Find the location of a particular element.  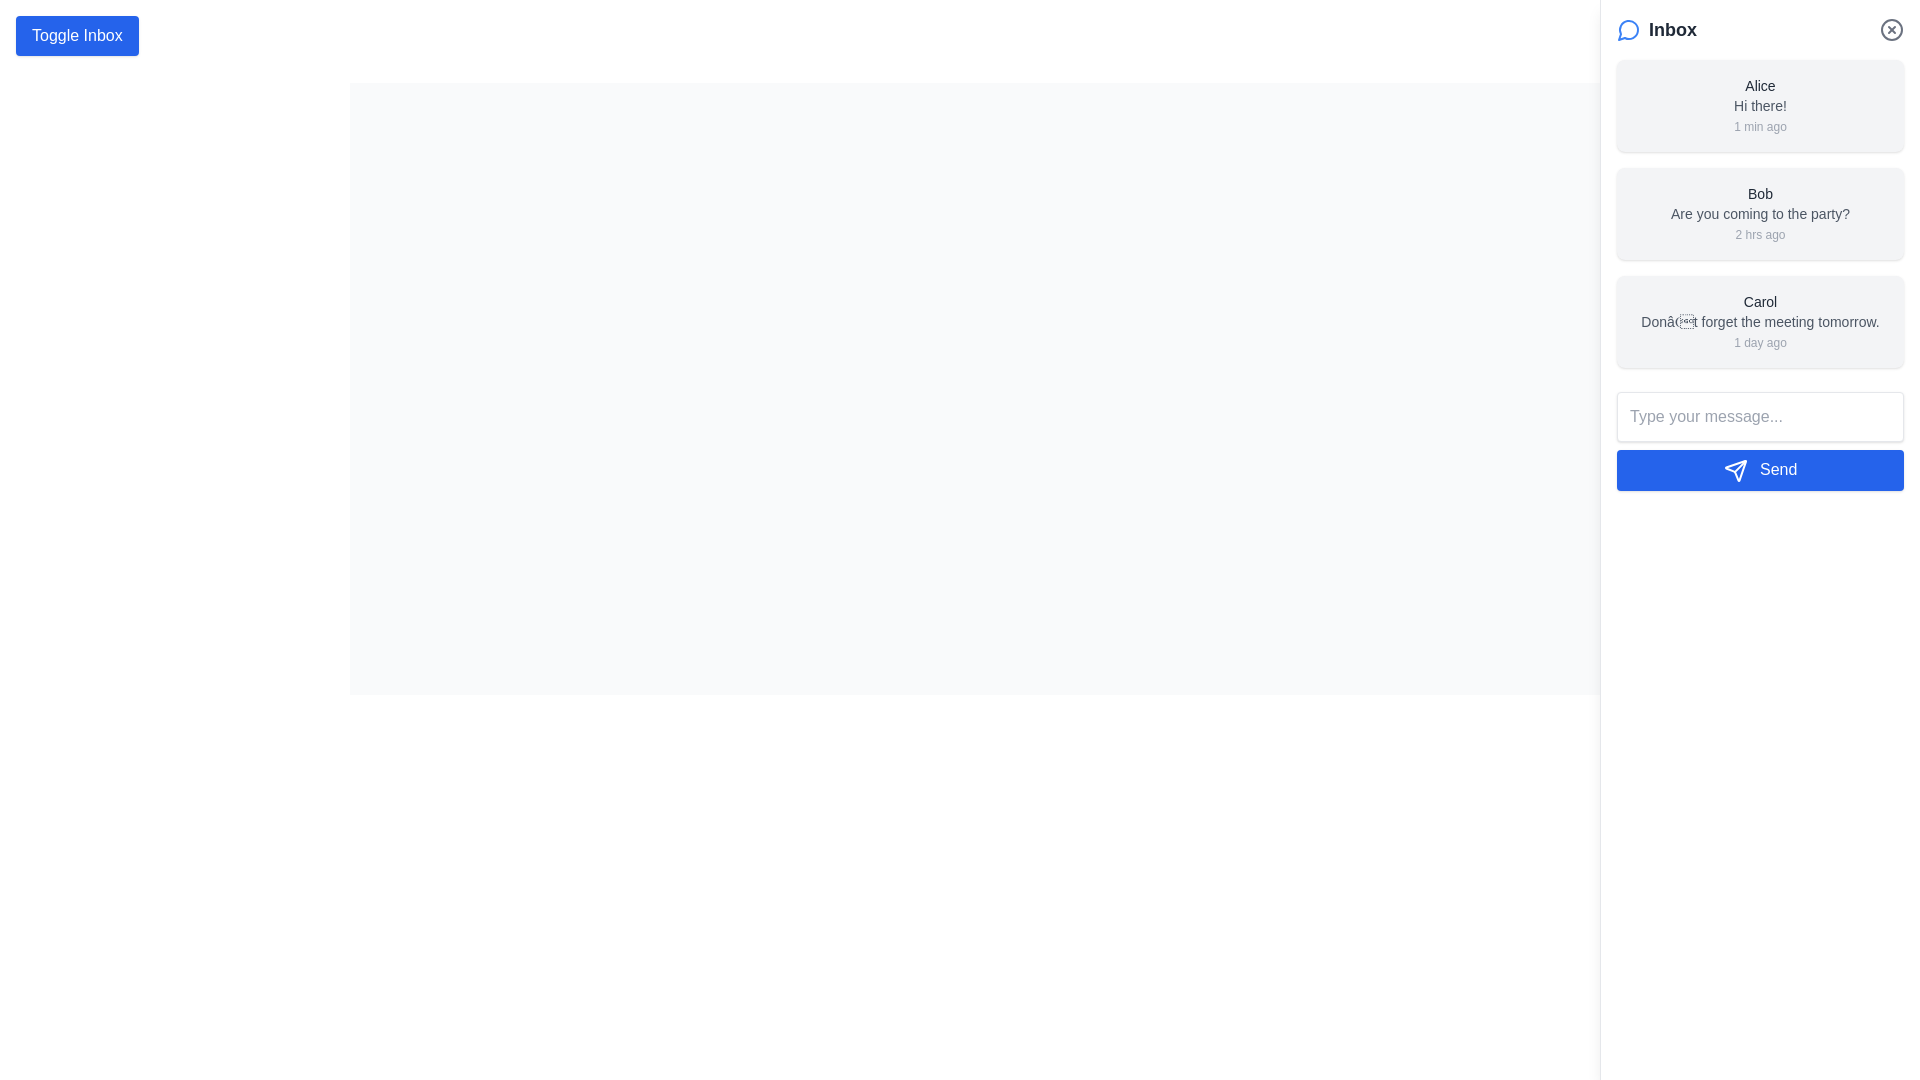

the small triangular 'send' icon located within the 'Send' button in the bottom-right corner of the chat interface is located at coordinates (1734, 470).